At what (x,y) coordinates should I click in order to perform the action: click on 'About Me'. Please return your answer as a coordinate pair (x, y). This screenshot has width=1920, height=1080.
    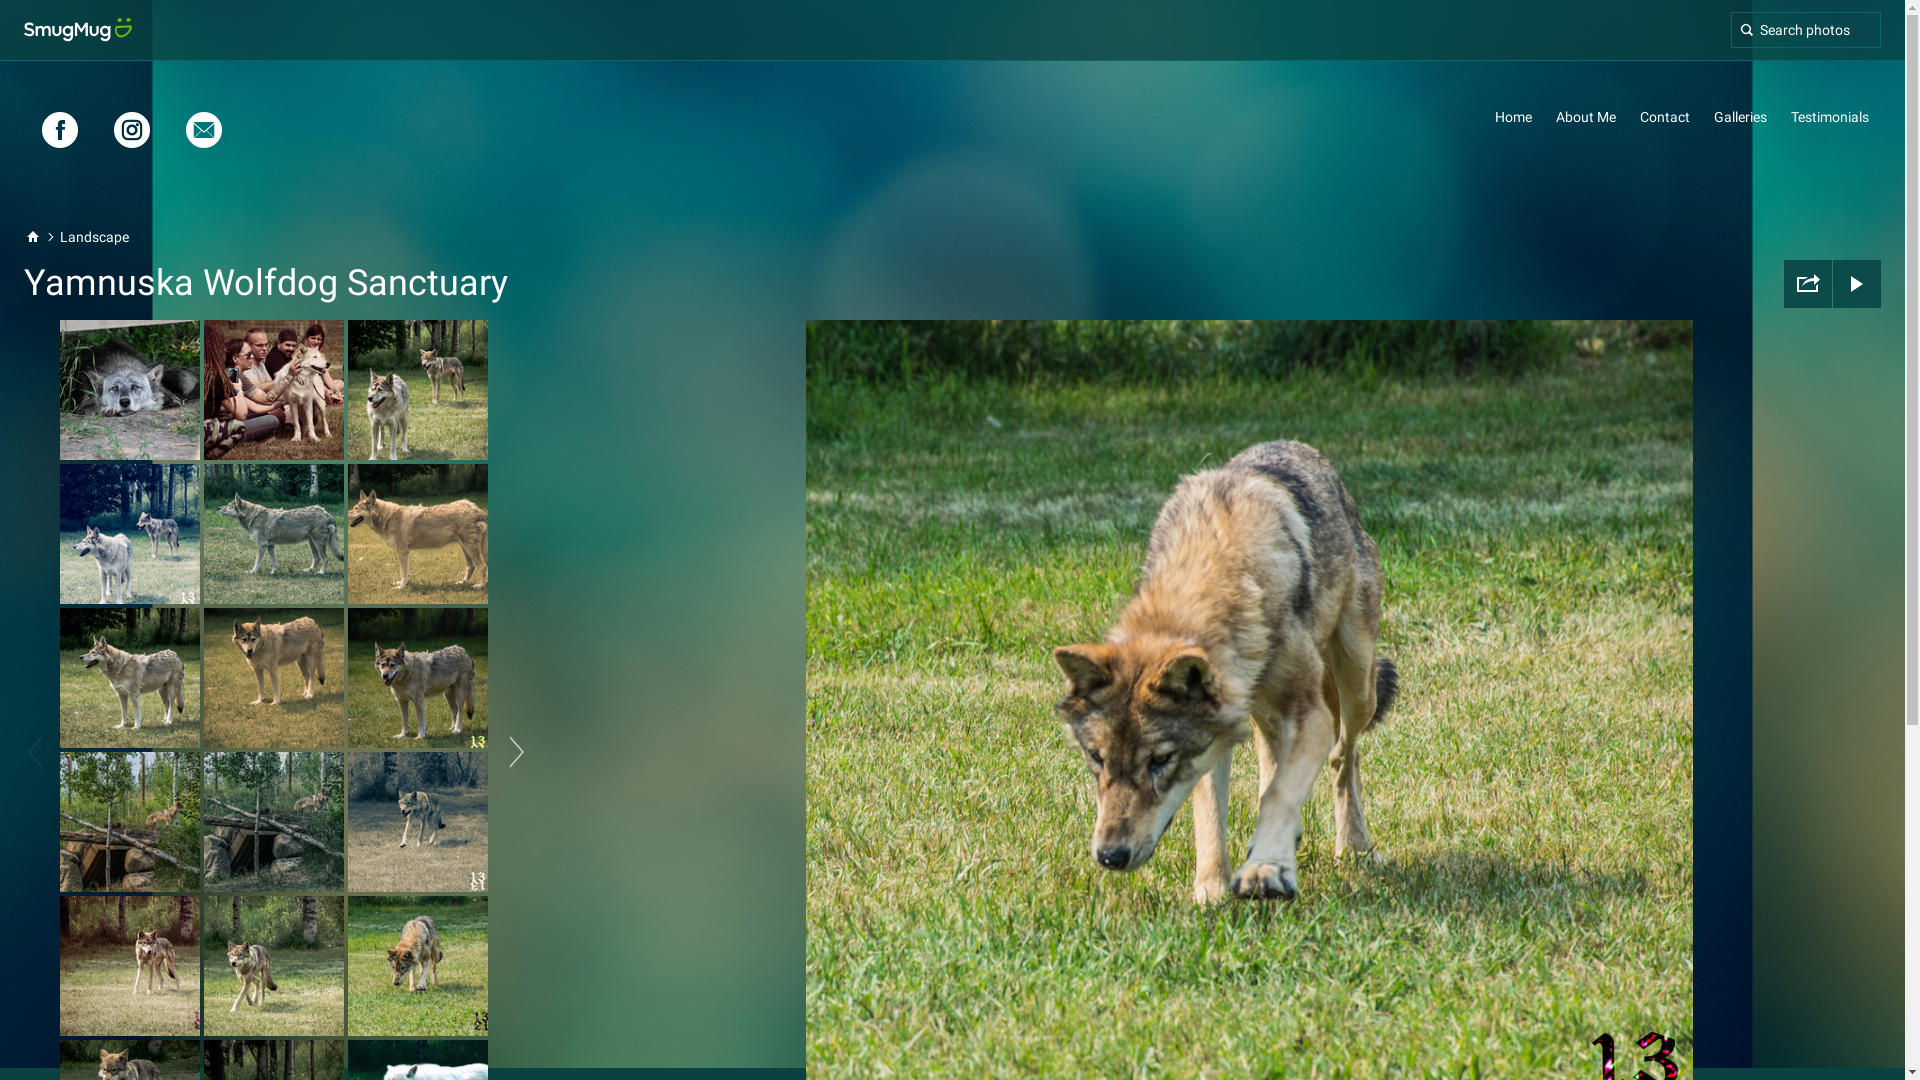
    Looking at the image, I should click on (1584, 116).